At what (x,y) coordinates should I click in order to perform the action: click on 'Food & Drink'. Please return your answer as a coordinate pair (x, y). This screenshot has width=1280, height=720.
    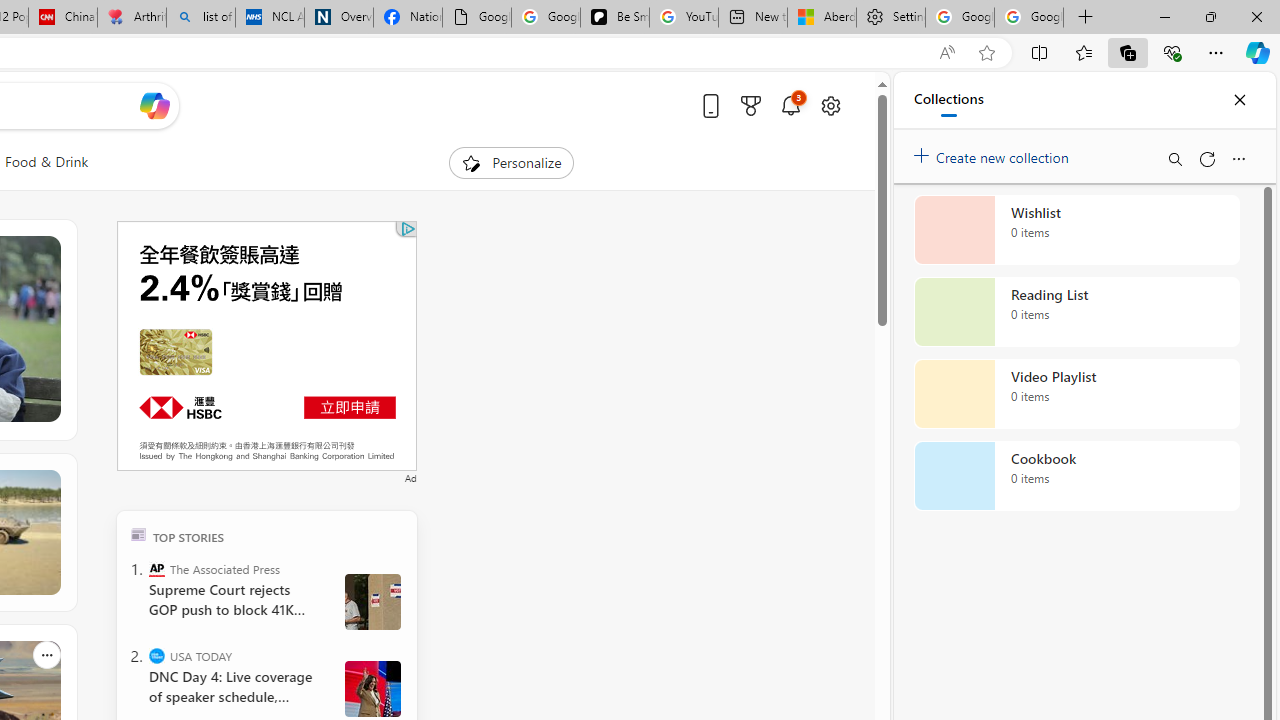
    Looking at the image, I should click on (47, 162).